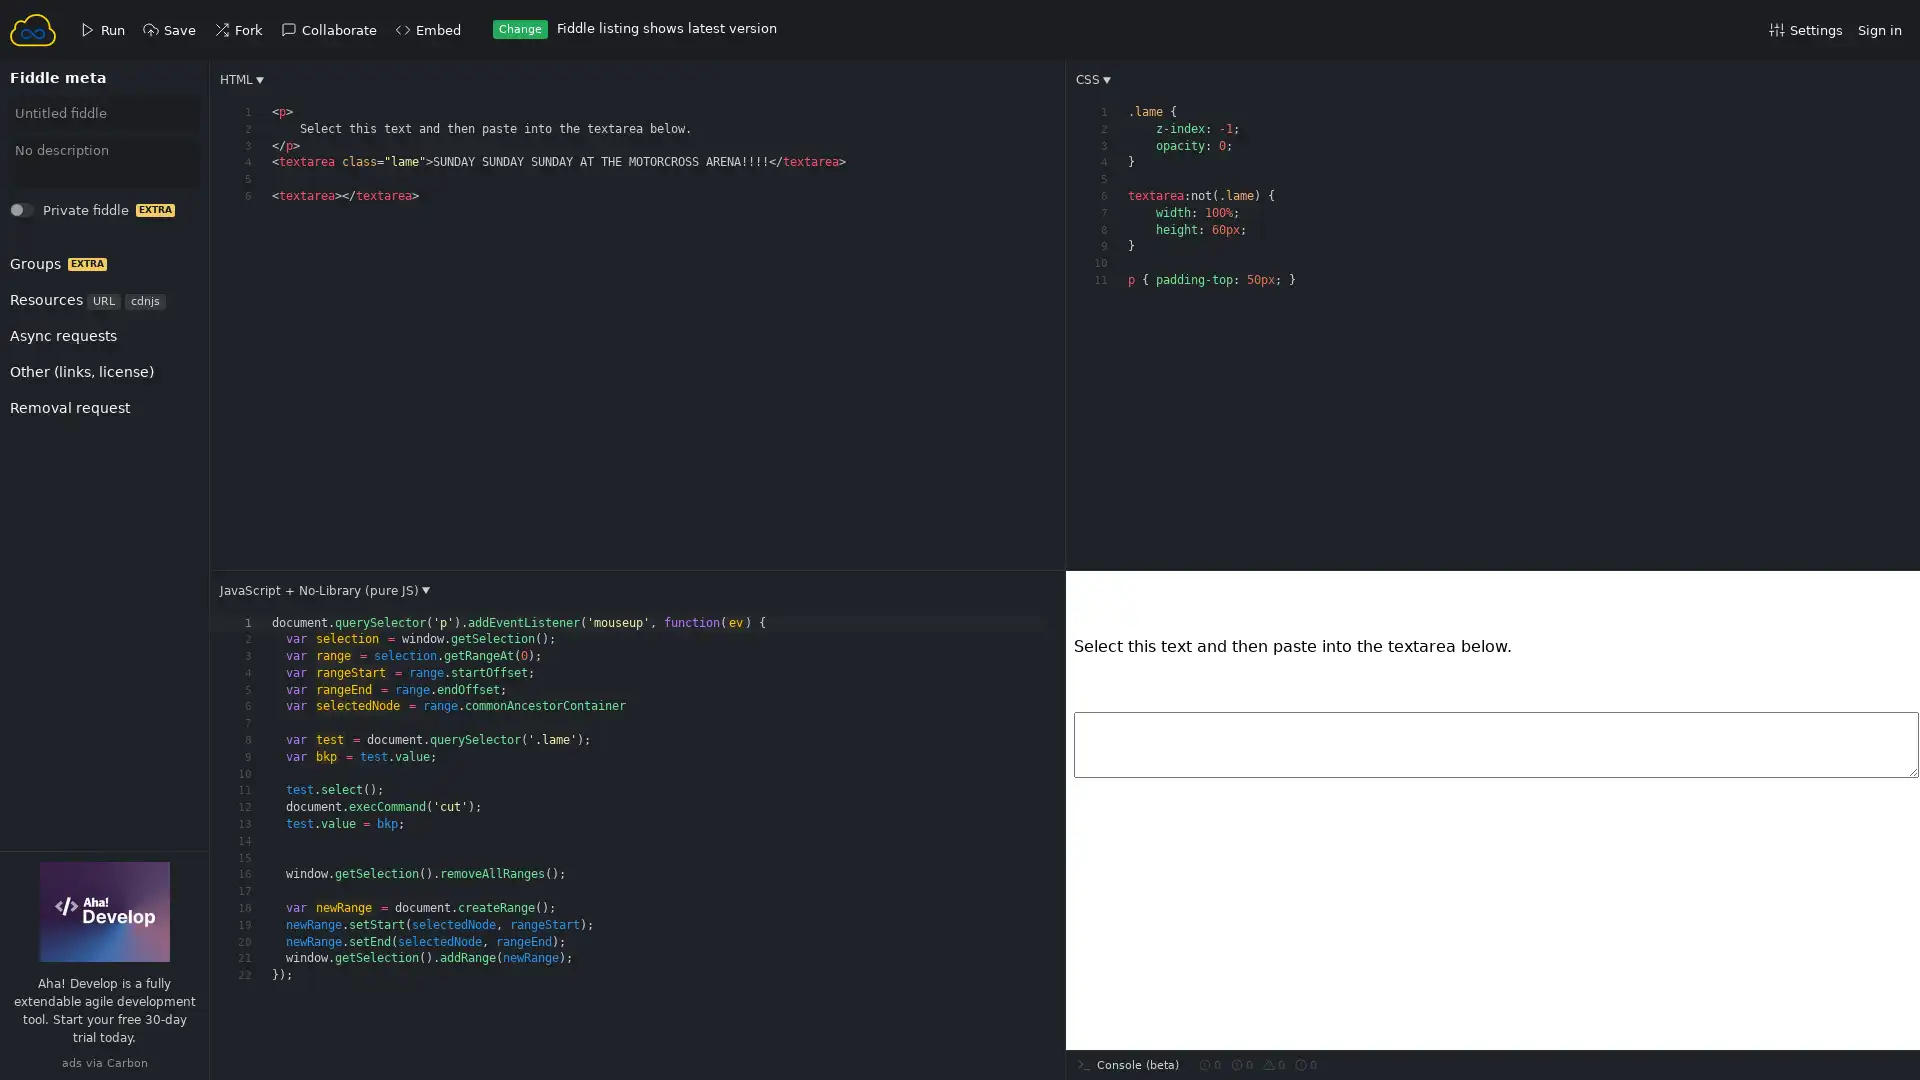 This screenshot has height=1080, width=1920. Describe the element at coordinates (42, 215) in the screenshot. I see `Save` at that location.